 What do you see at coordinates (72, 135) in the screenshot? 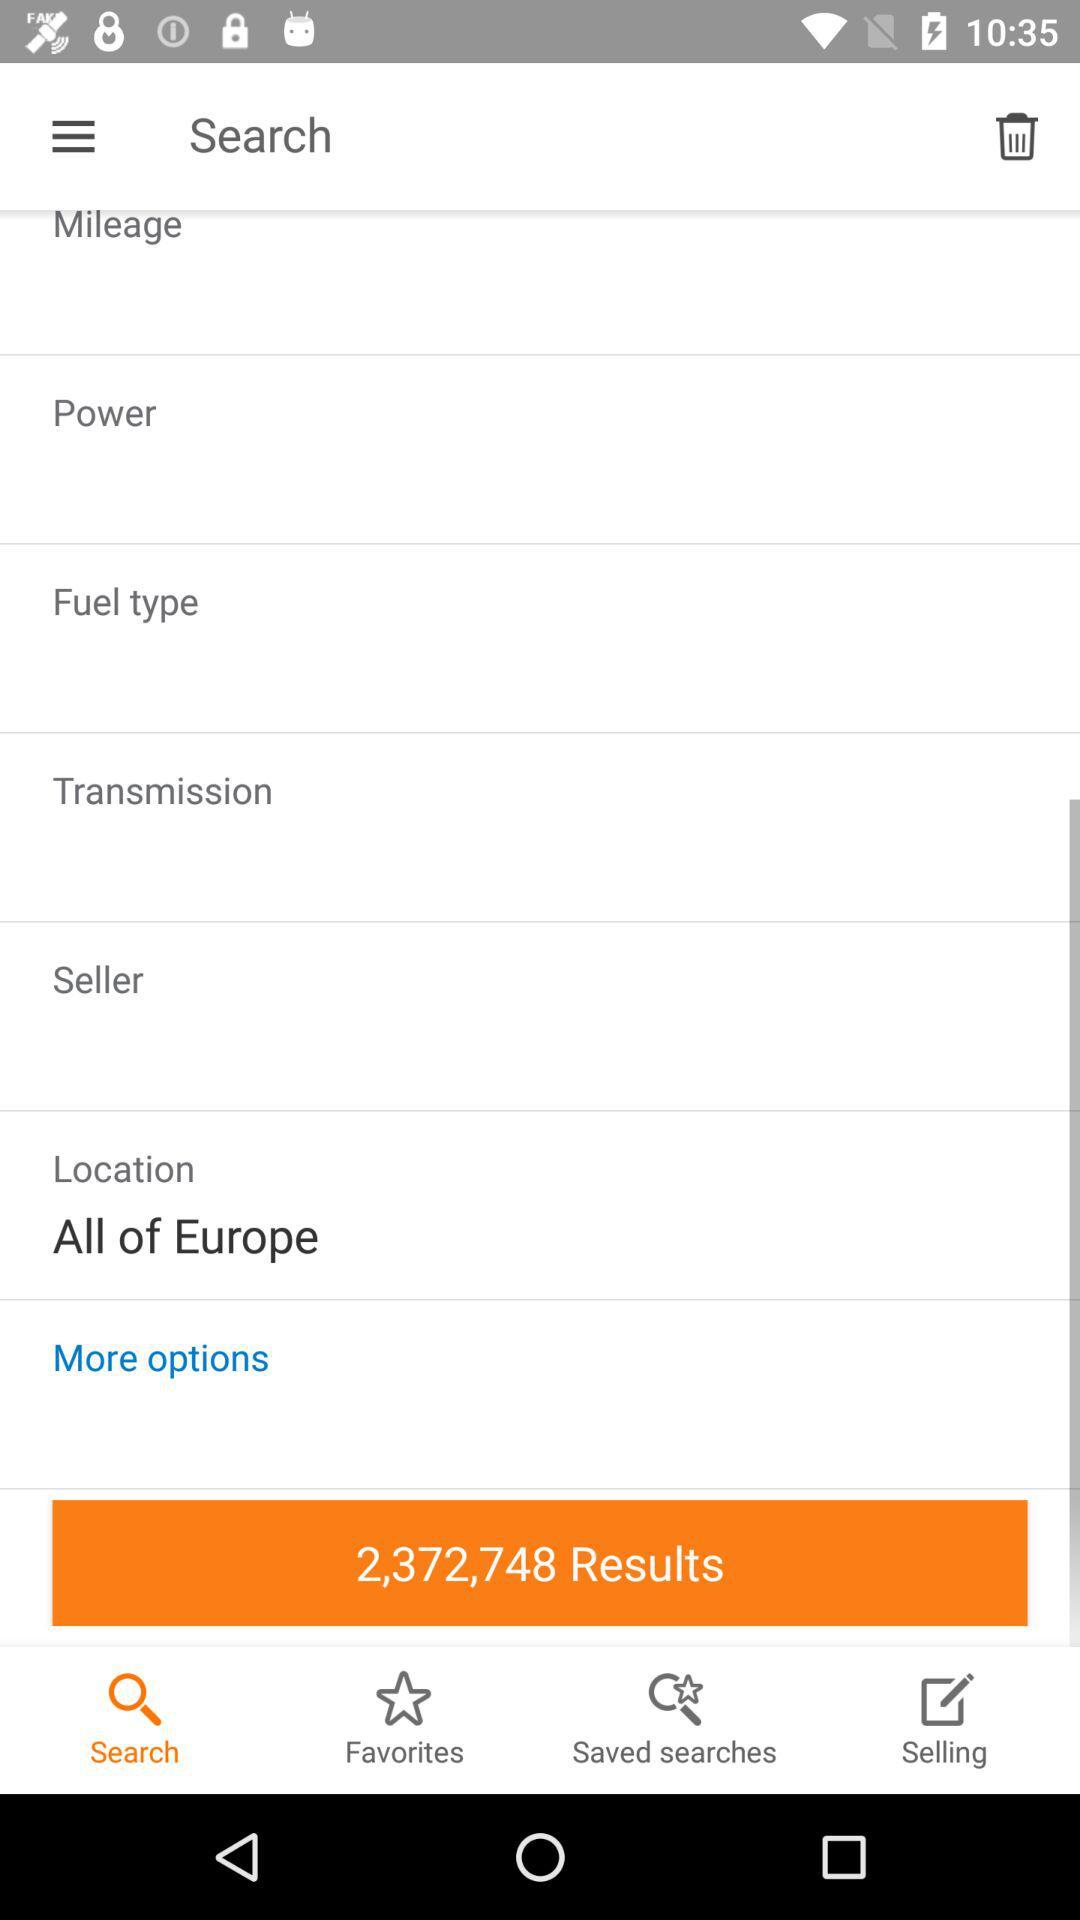
I see `the item above the mileage` at bounding box center [72, 135].